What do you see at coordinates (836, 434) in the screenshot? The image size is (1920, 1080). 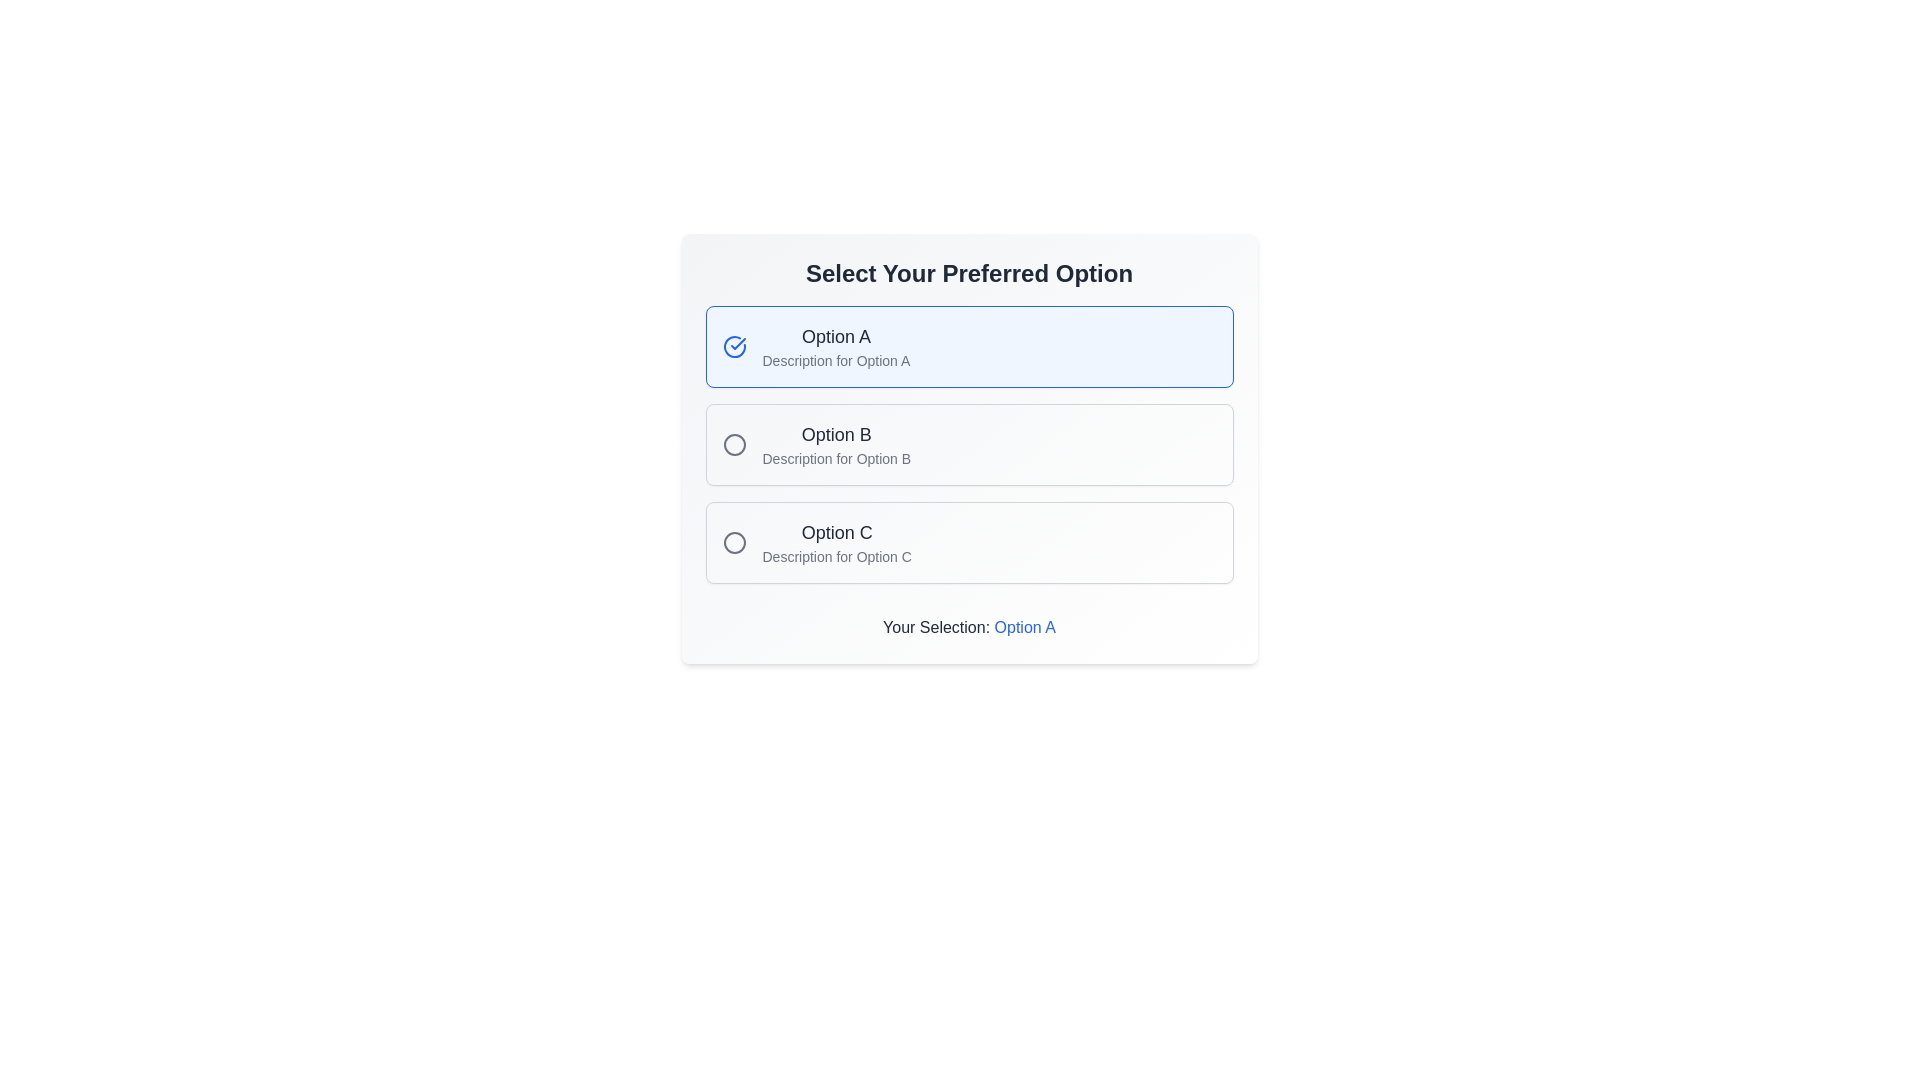 I see `the radio button associated with the 'Option B' label located in the second row under 'Select Your Preferred Option'` at bounding box center [836, 434].